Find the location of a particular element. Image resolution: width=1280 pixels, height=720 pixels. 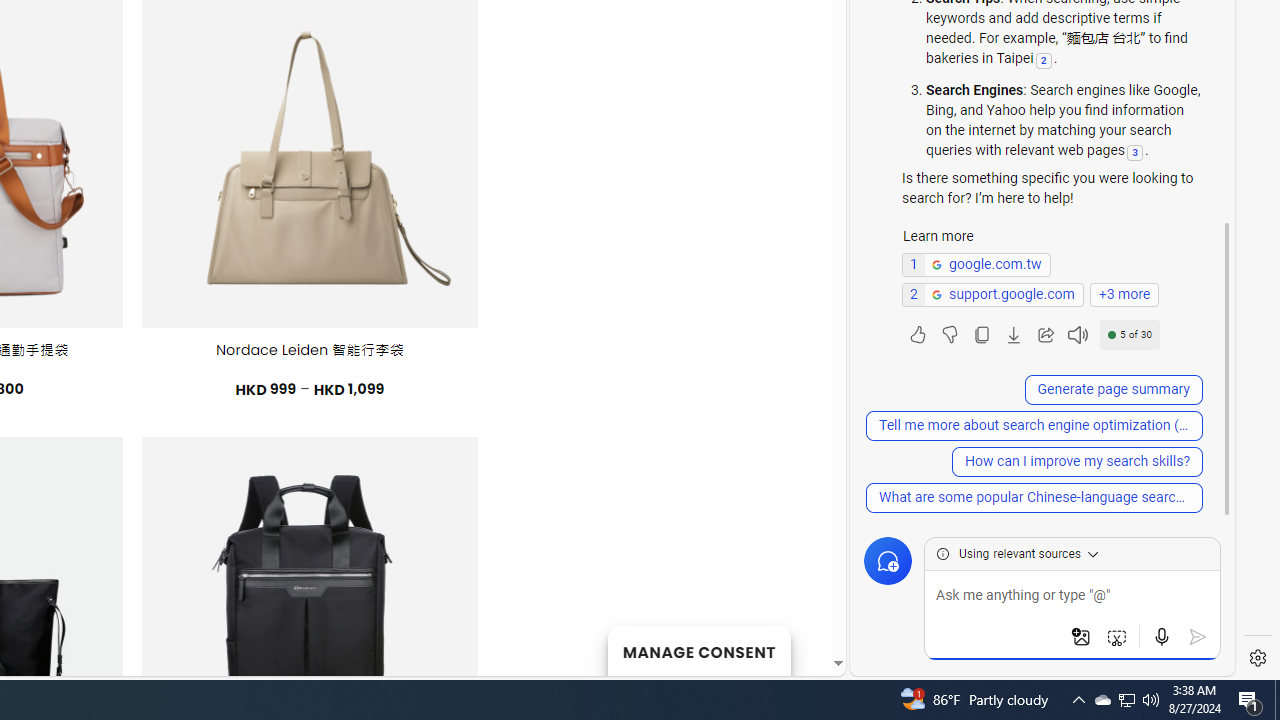

'MANAGE CONSENT' is located at coordinates (698, 650).